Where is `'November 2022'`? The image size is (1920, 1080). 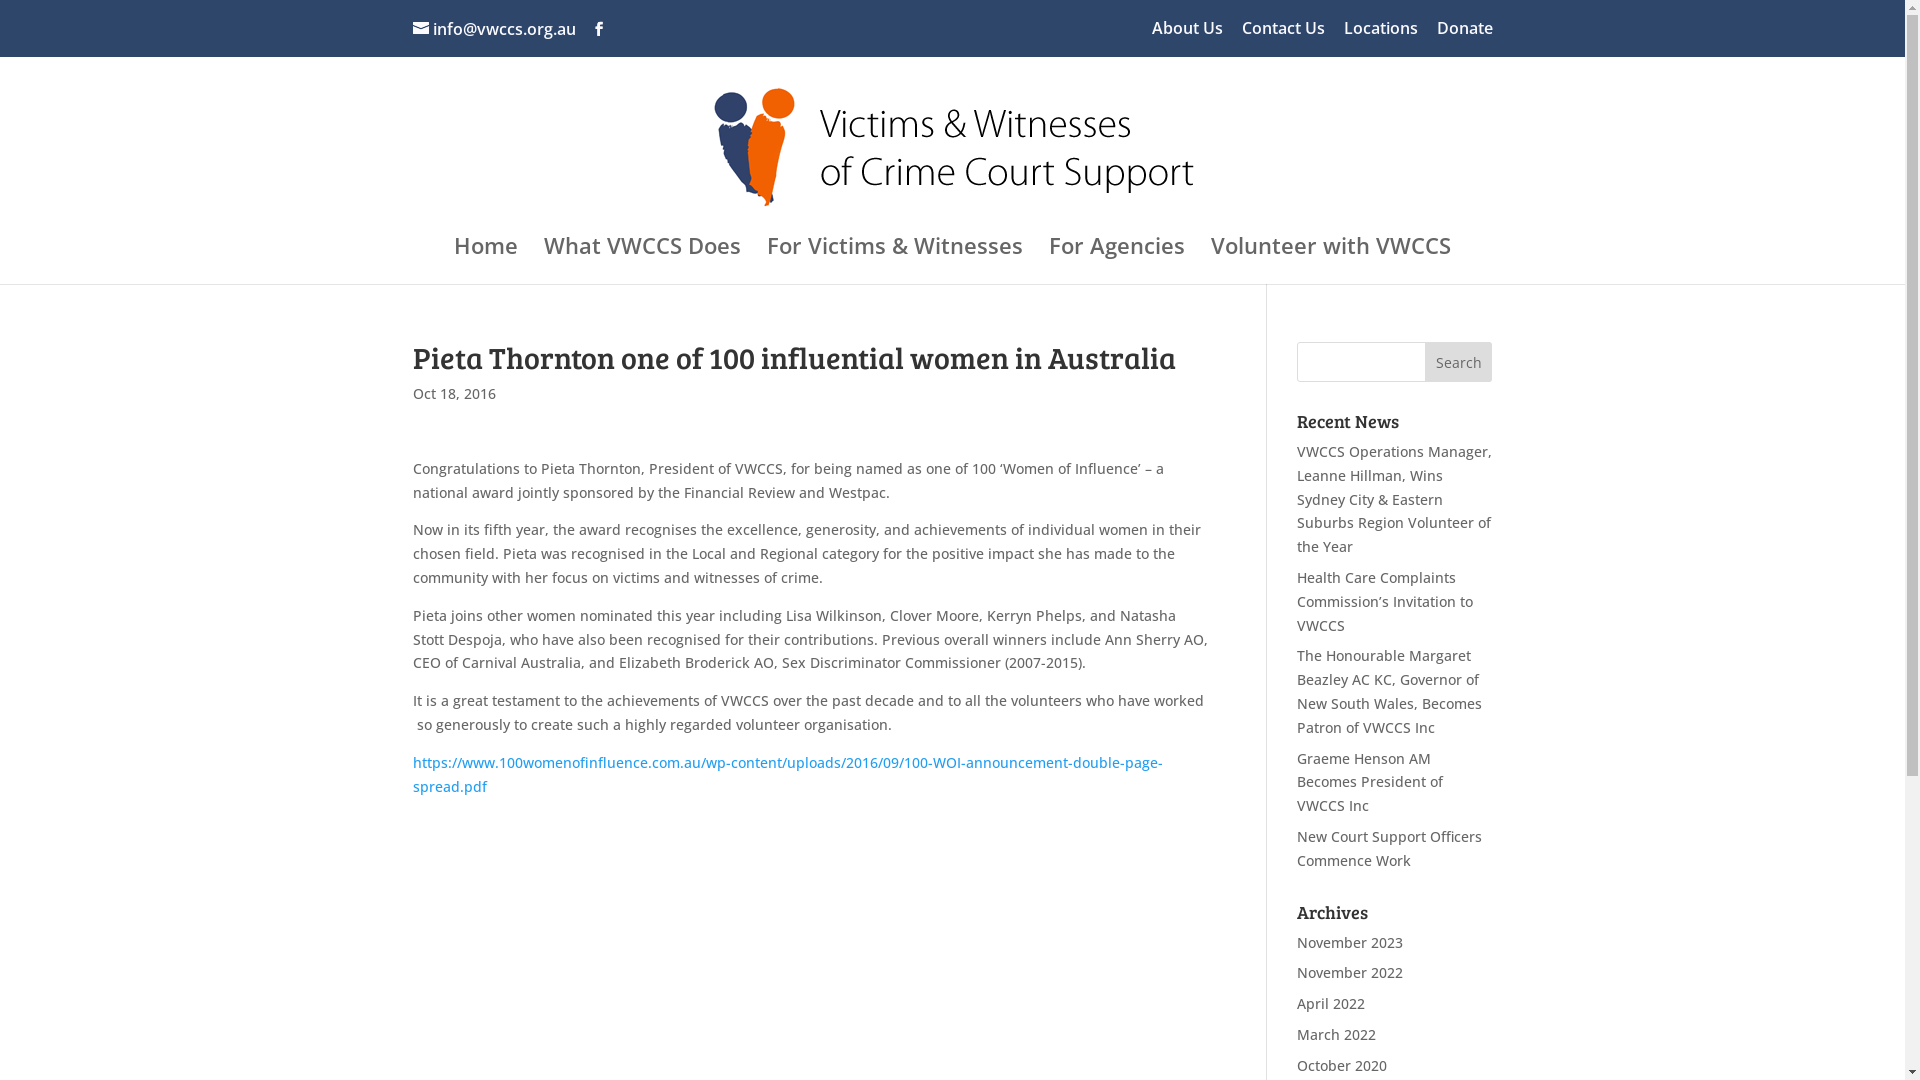
'November 2022' is located at coordinates (1296, 971).